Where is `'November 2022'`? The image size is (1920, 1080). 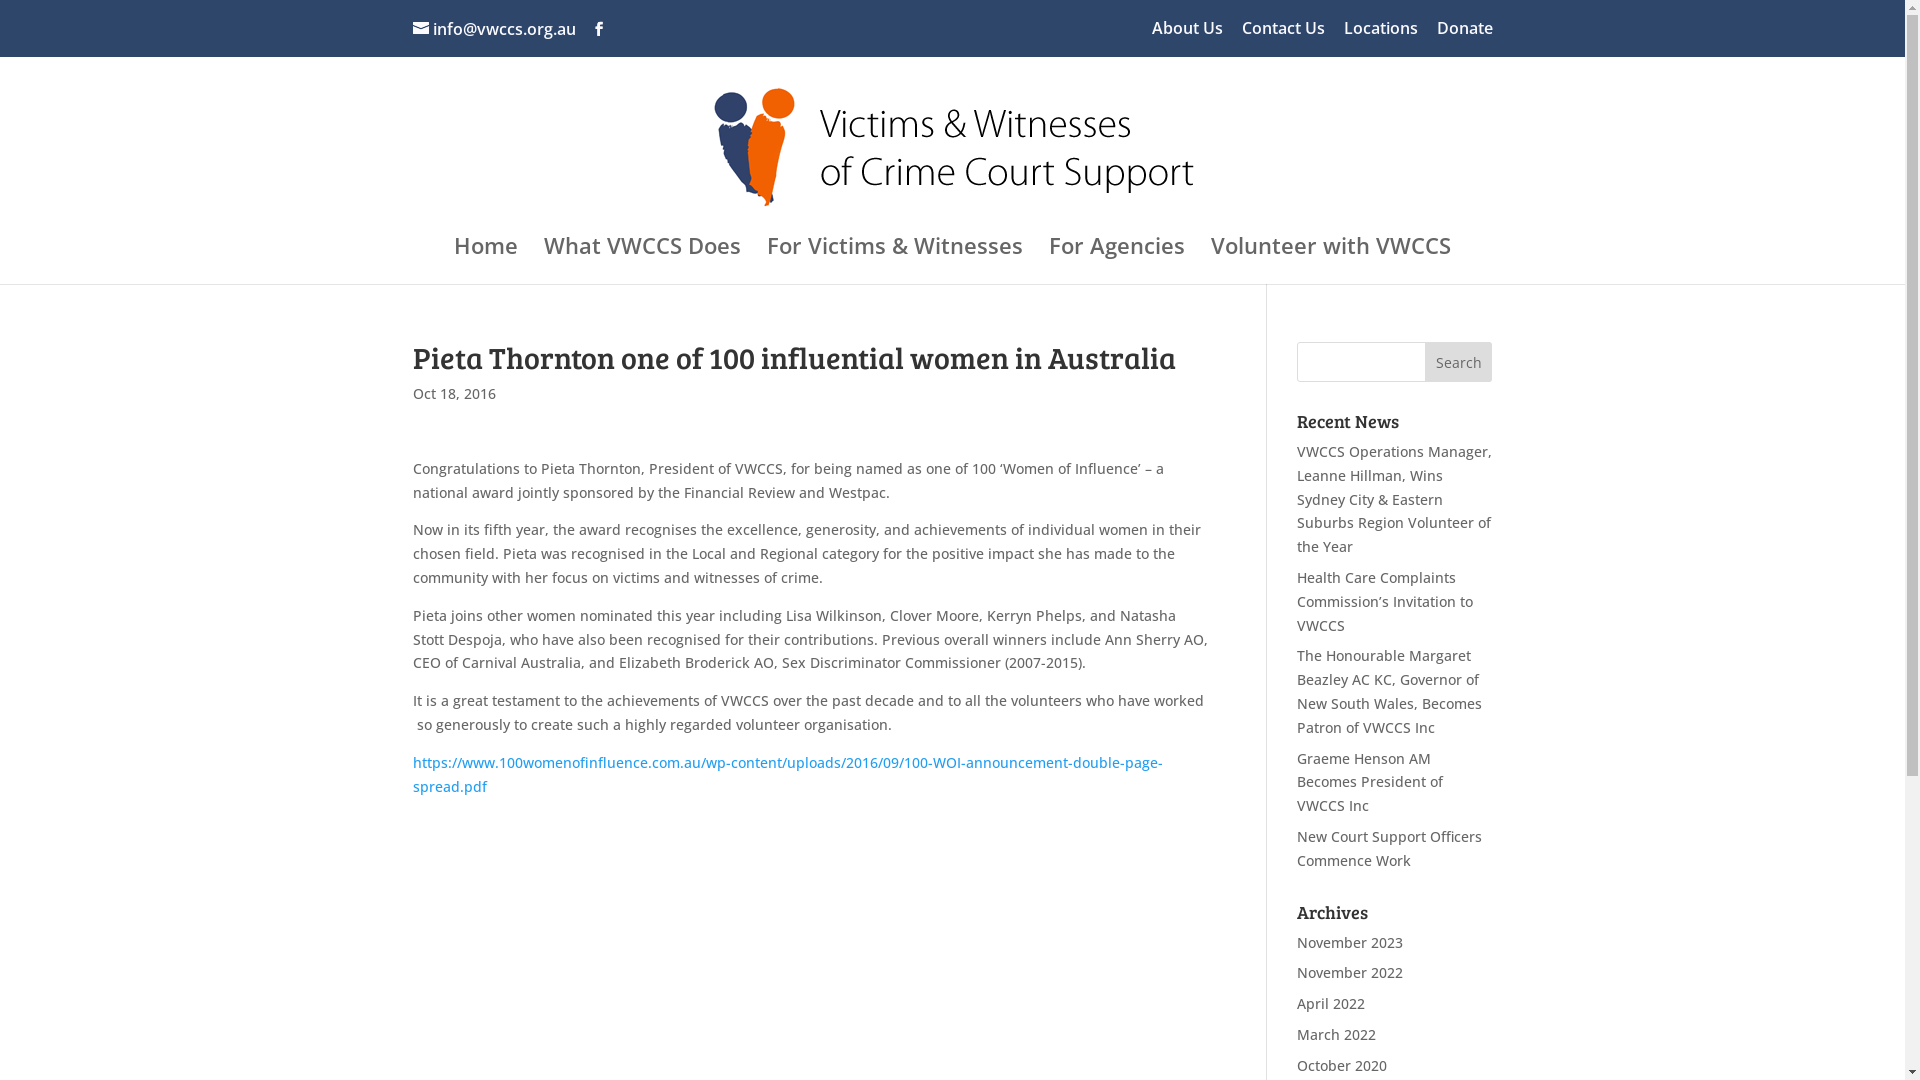
'November 2022' is located at coordinates (1296, 971).